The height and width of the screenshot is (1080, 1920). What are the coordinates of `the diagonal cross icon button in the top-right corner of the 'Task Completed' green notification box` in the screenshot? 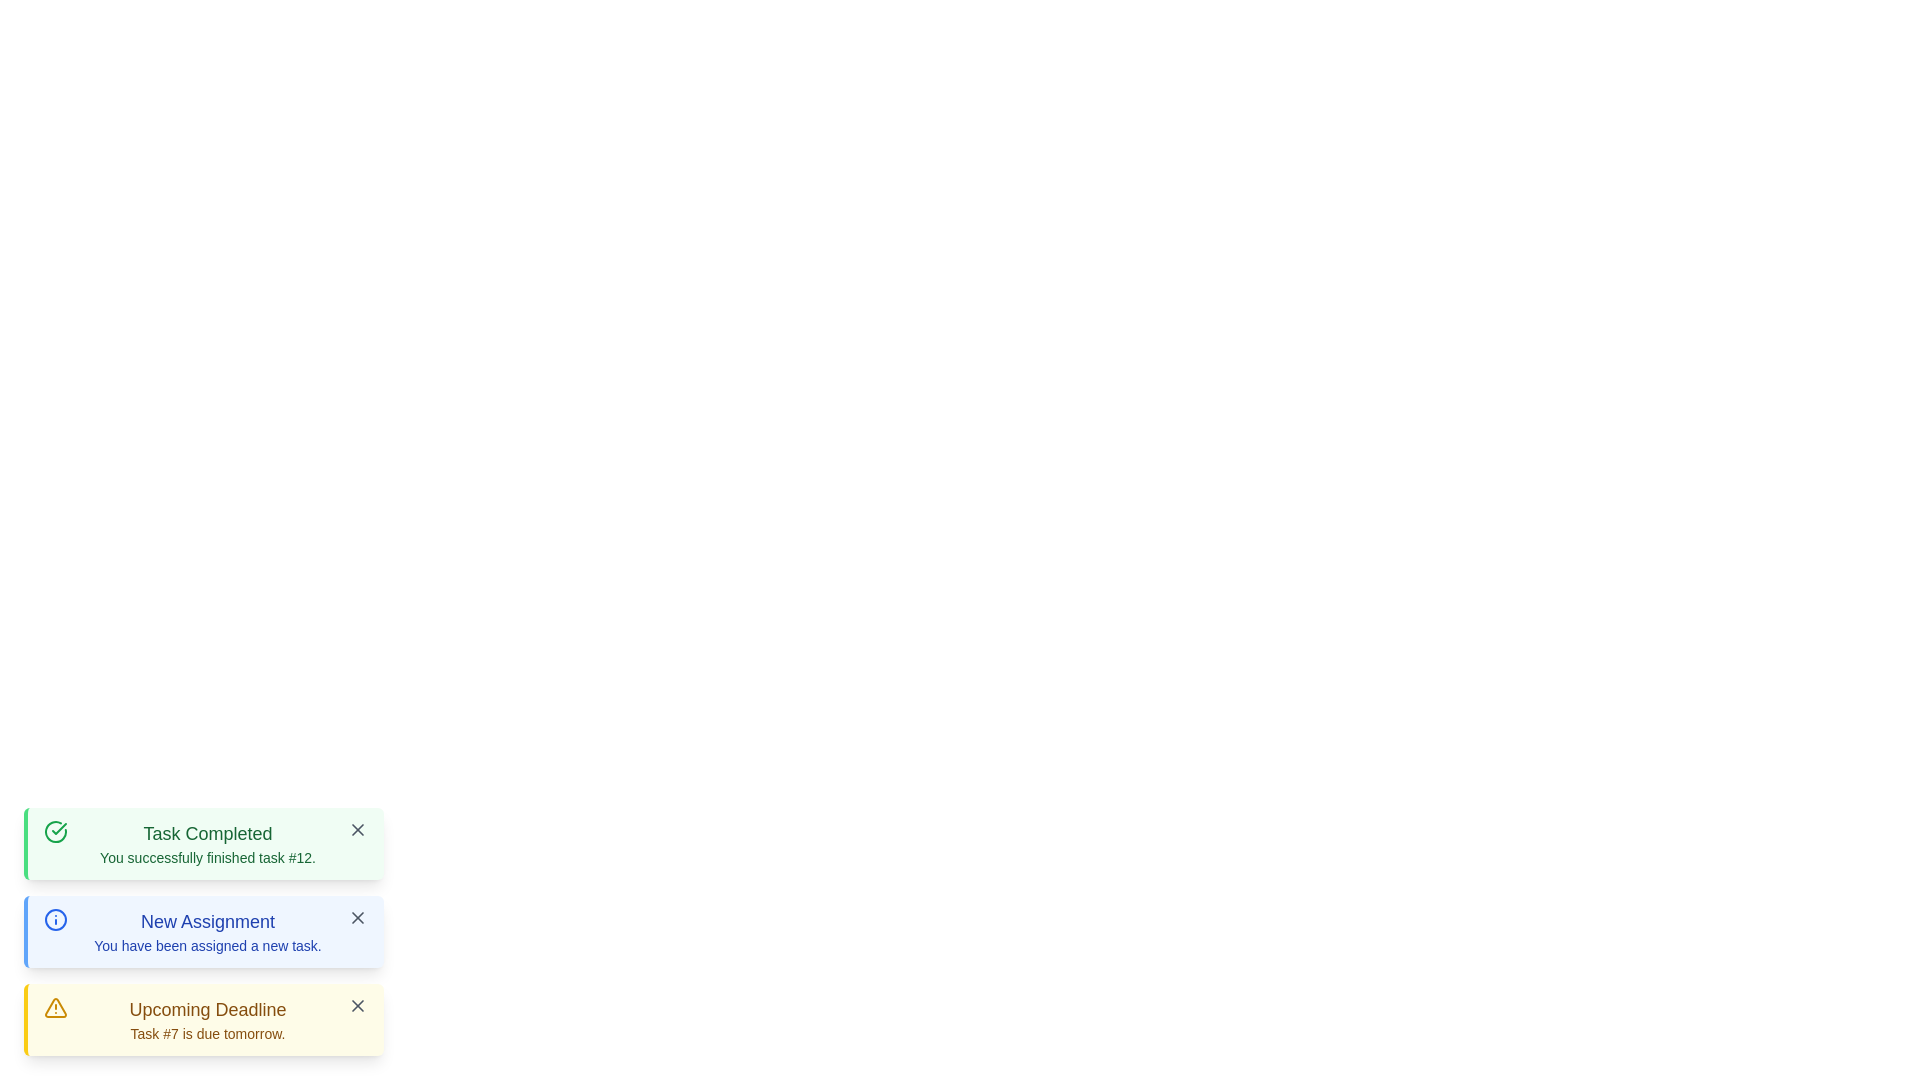 It's located at (358, 829).